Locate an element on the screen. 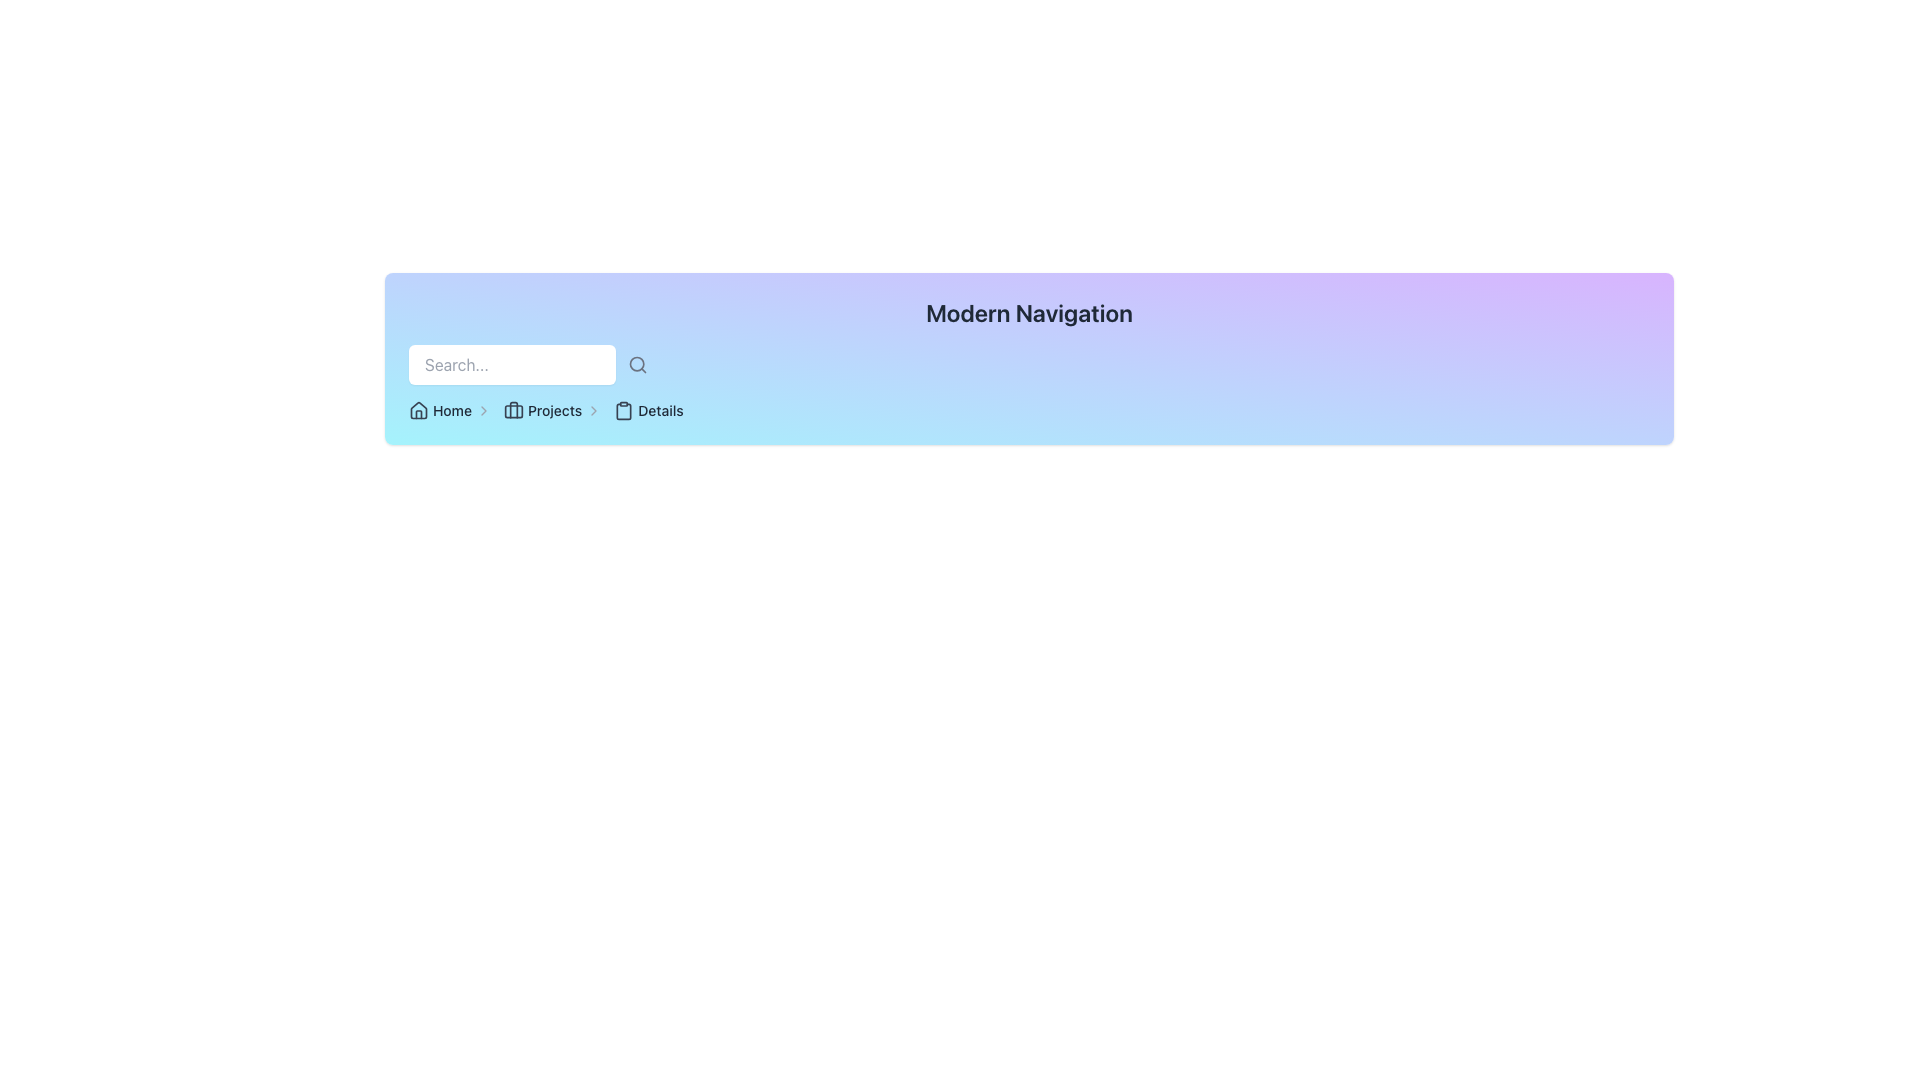  text label indicating the current section in the breadcrumb navigation, which displays 'Projects' is located at coordinates (555, 410).